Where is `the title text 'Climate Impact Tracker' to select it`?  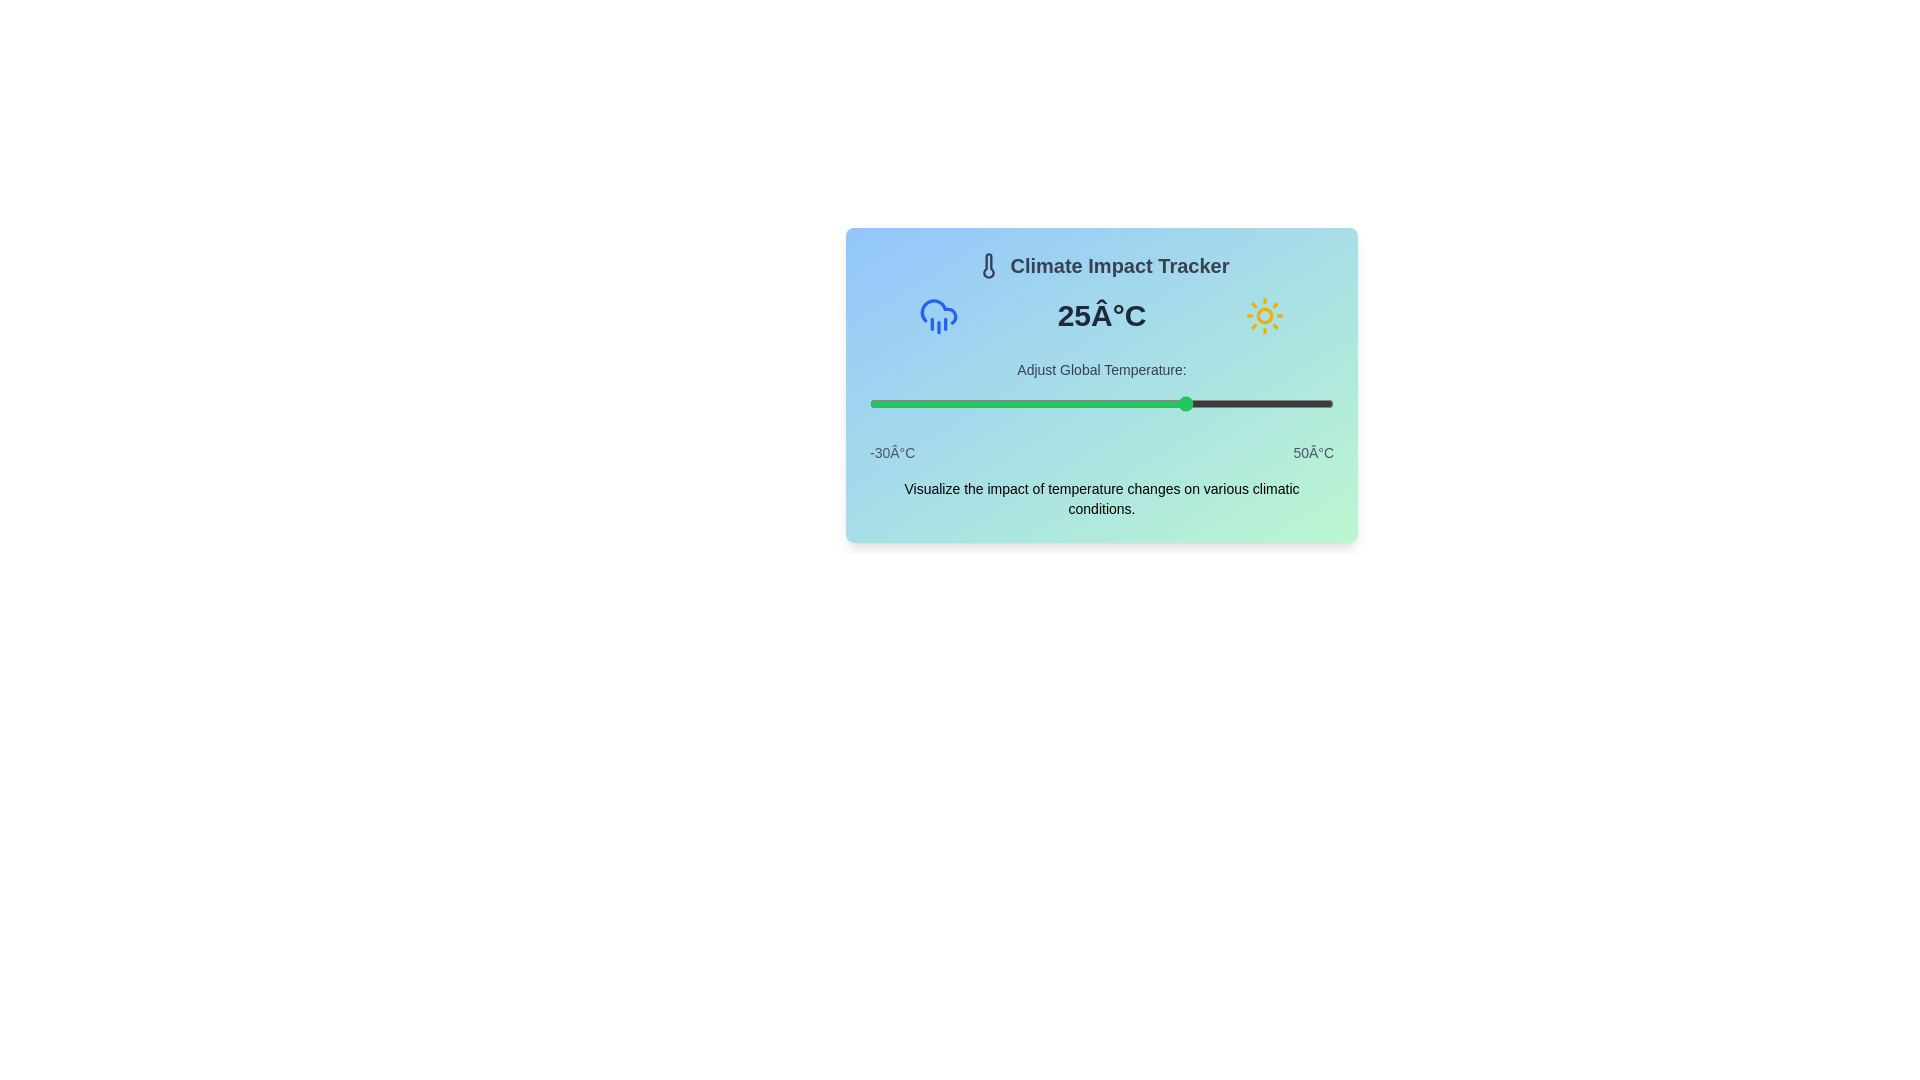 the title text 'Climate Impact Tracker' to select it is located at coordinates (1101, 265).